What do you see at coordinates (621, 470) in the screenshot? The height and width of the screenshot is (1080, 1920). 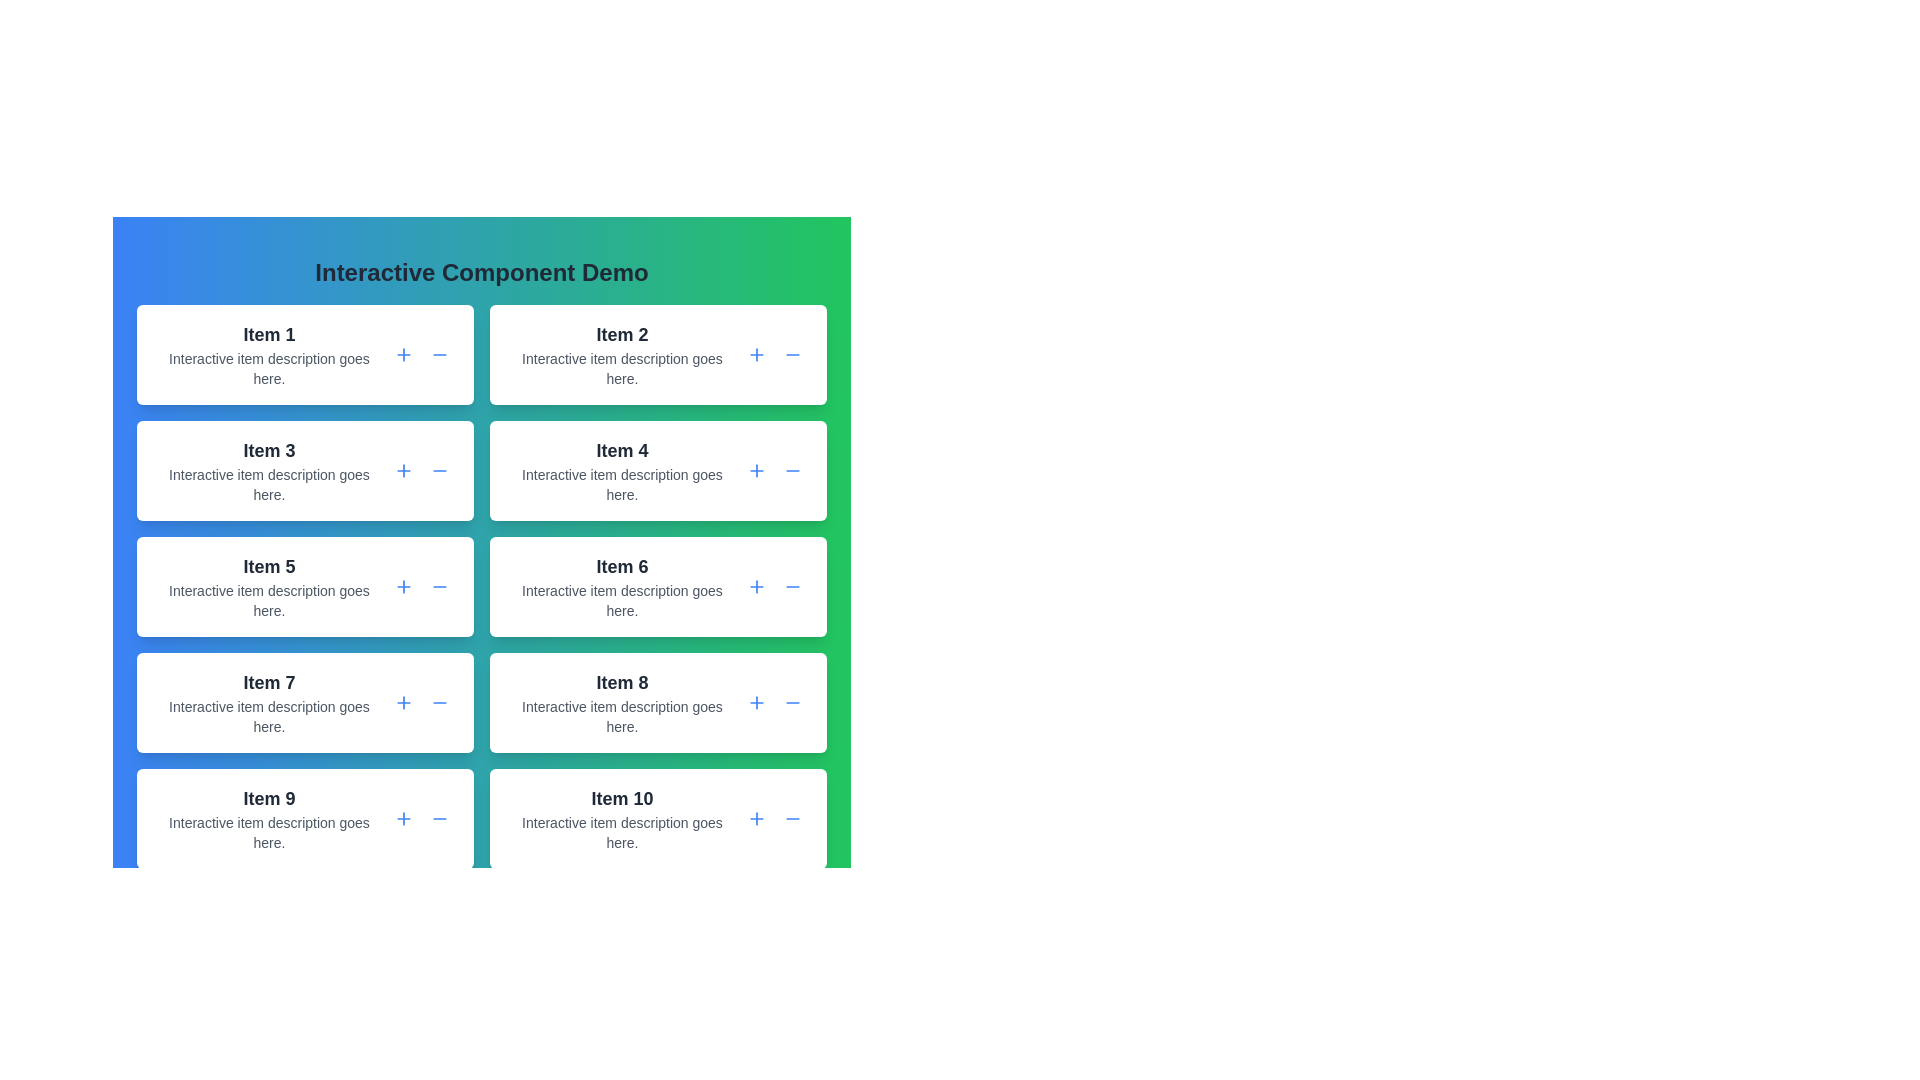 I see `the Text block with heading and description located in the second column of the second row, positioned under 'Item 2' and adjacent to 'Item 3', for accessibility` at bounding box center [621, 470].